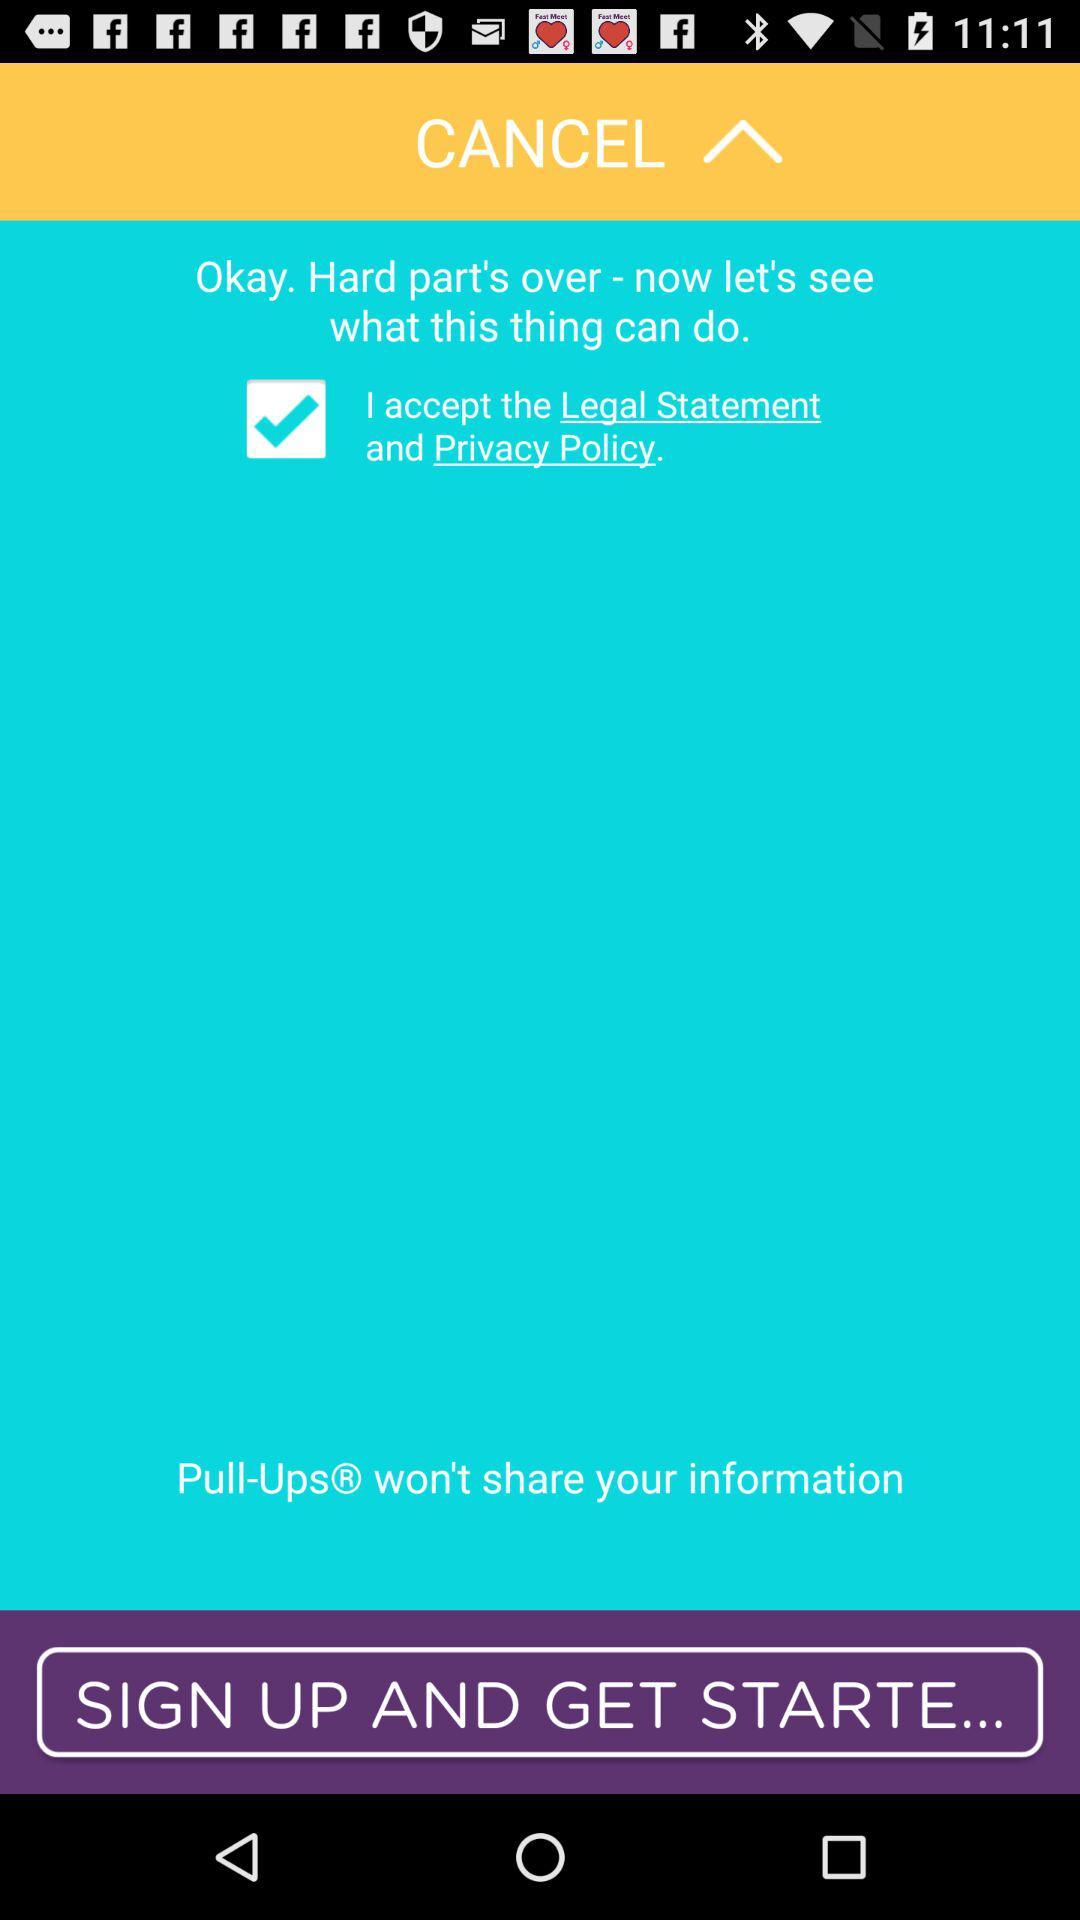  Describe the element at coordinates (540, 1701) in the screenshot. I see `icon below pull ups won app` at that location.